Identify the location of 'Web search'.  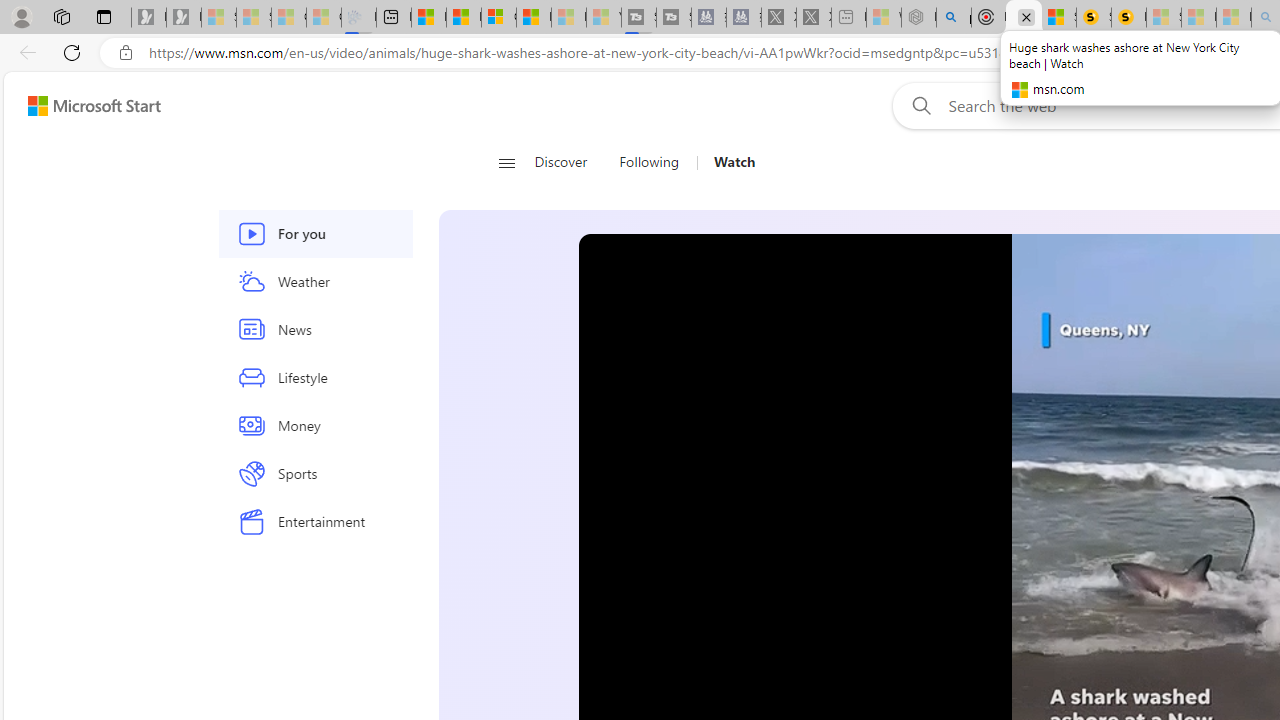
(916, 105).